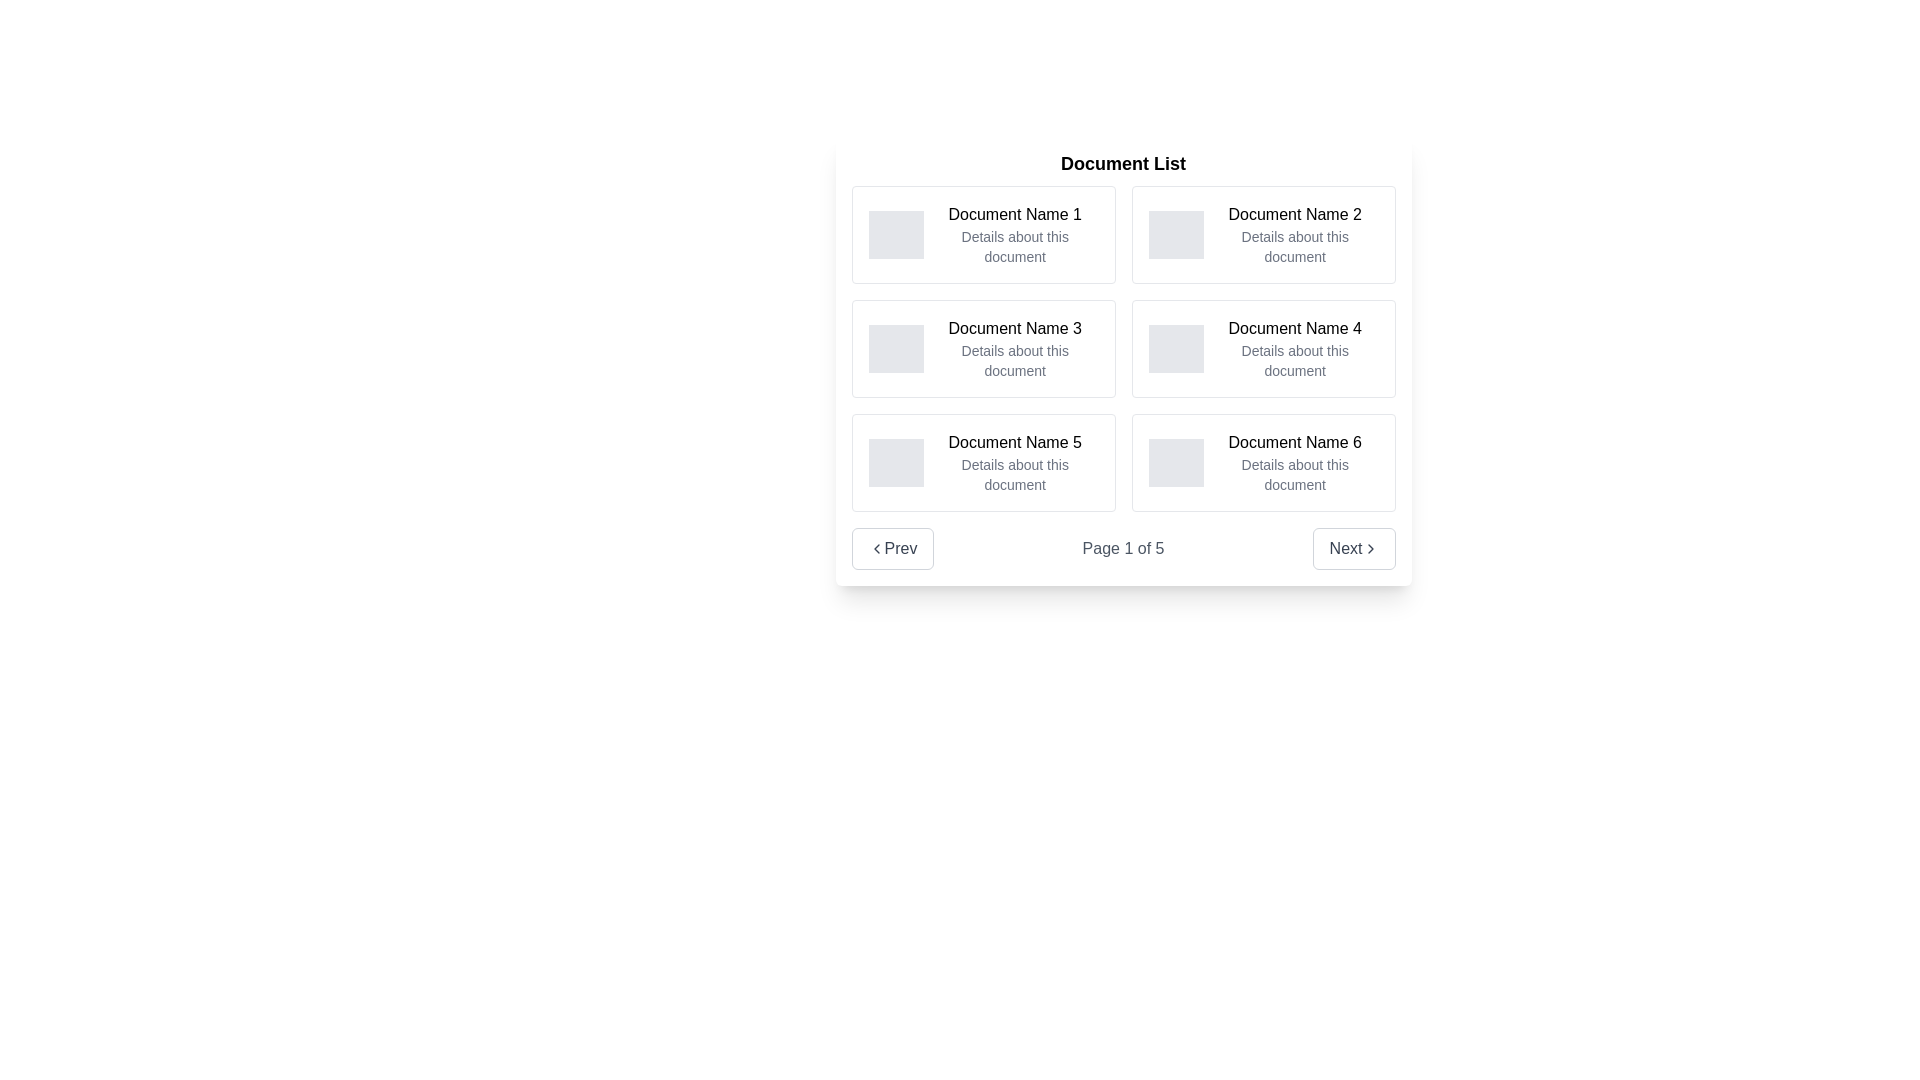 This screenshot has height=1080, width=1920. I want to click on the chevron arrow icon inside the 'Prev' button located at the bottom left corner of the document list interface to navigate to the previous page or content, so click(876, 548).